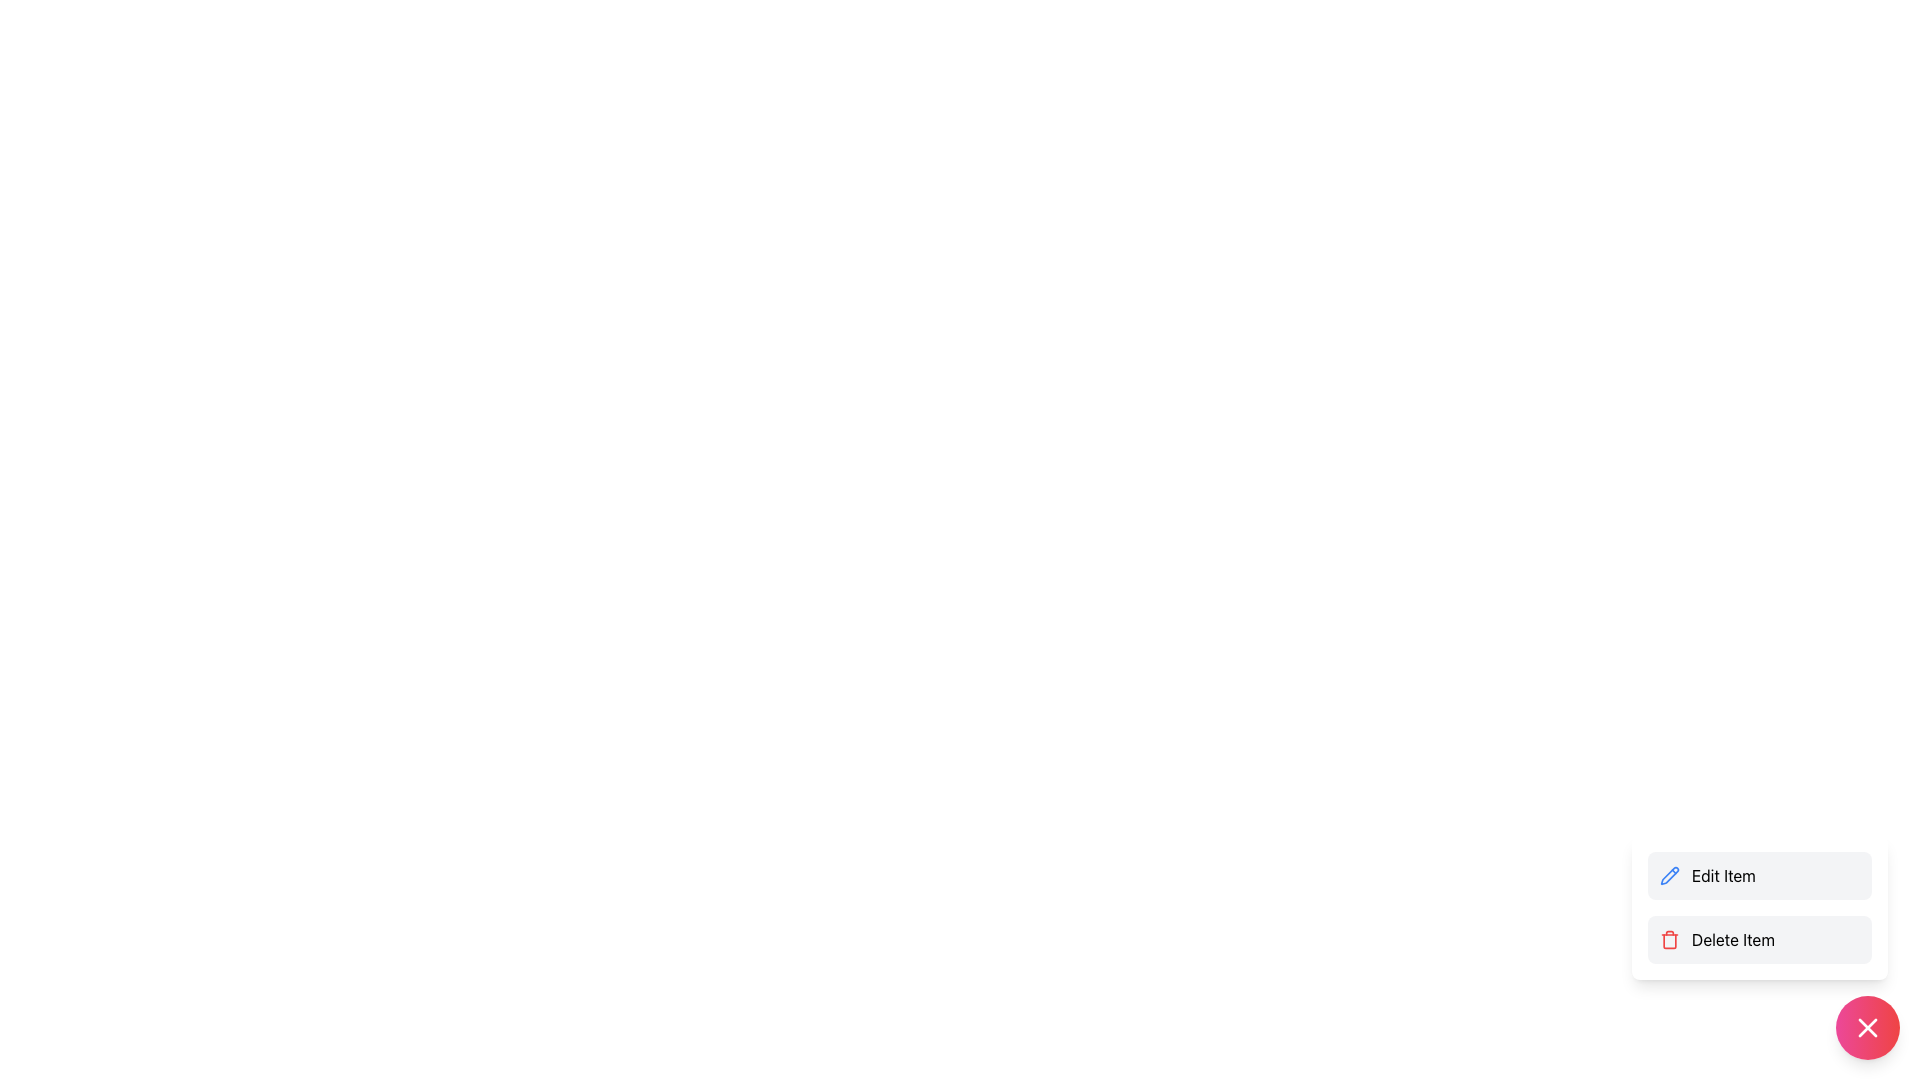 The width and height of the screenshot is (1920, 1080). What do you see at coordinates (1732, 940) in the screenshot?
I see `on the 'Delete Item' text label located in the bottom-right of the menu-like structure, beneath the 'Edit Item' option` at bounding box center [1732, 940].